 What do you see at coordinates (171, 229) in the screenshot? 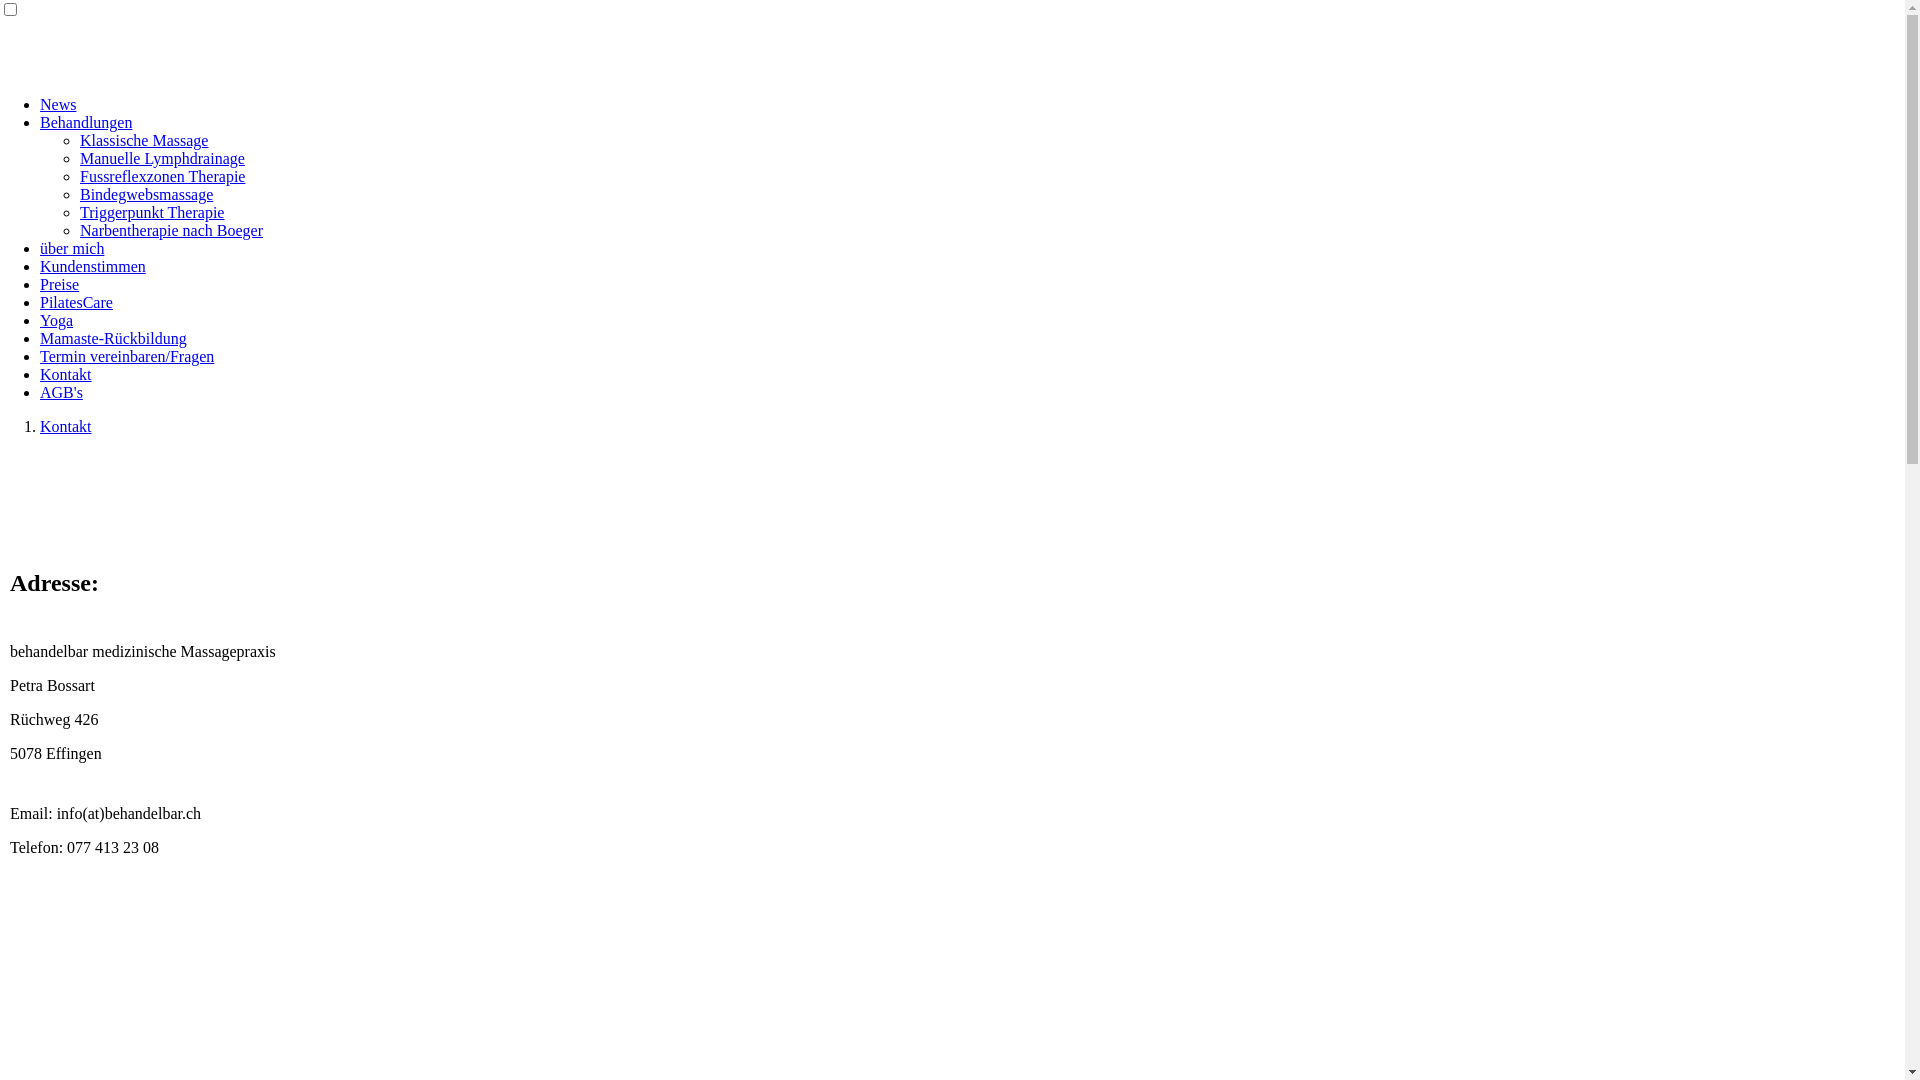
I see `'Narbentherapie nach Boeger'` at bounding box center [171, 229].